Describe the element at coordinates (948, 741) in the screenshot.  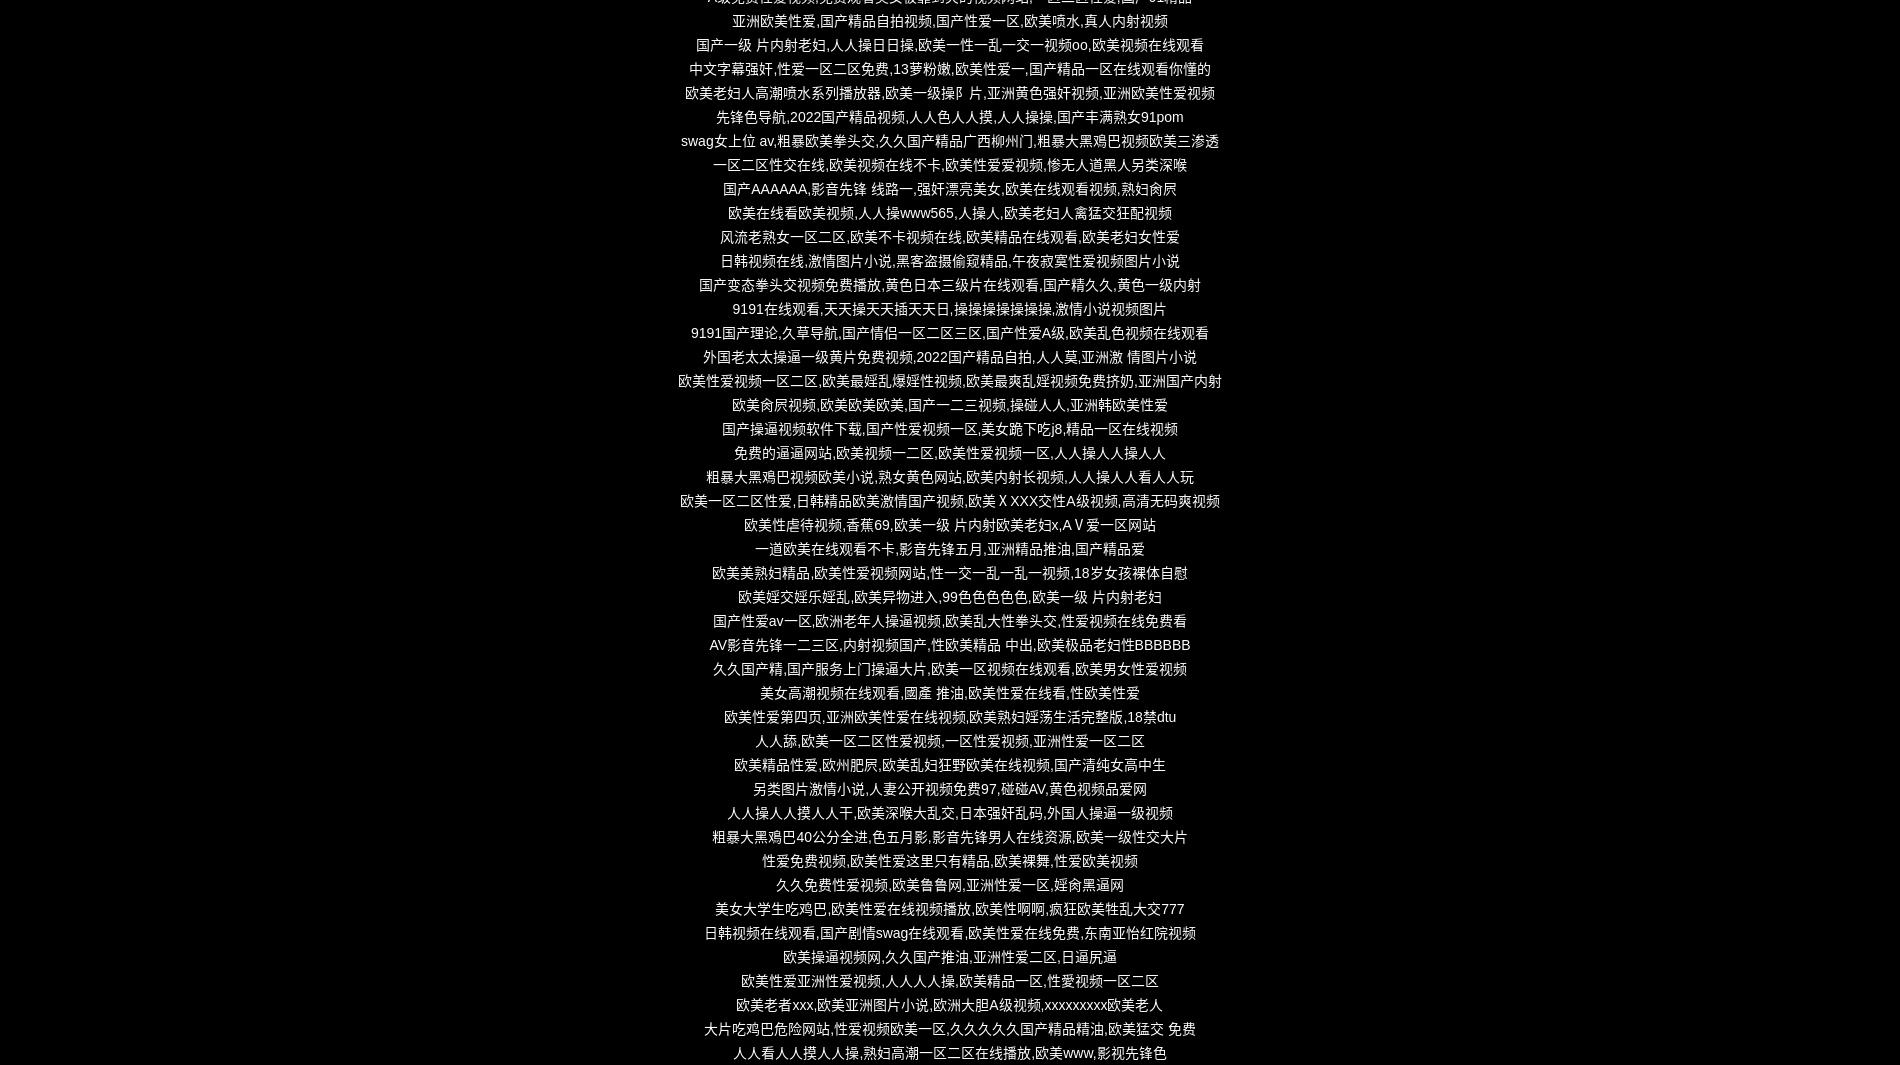
I see `'人人舔,欧美一区二区性爱视频,一区性爱视频,亚洲性爱一区二区'` at that location.